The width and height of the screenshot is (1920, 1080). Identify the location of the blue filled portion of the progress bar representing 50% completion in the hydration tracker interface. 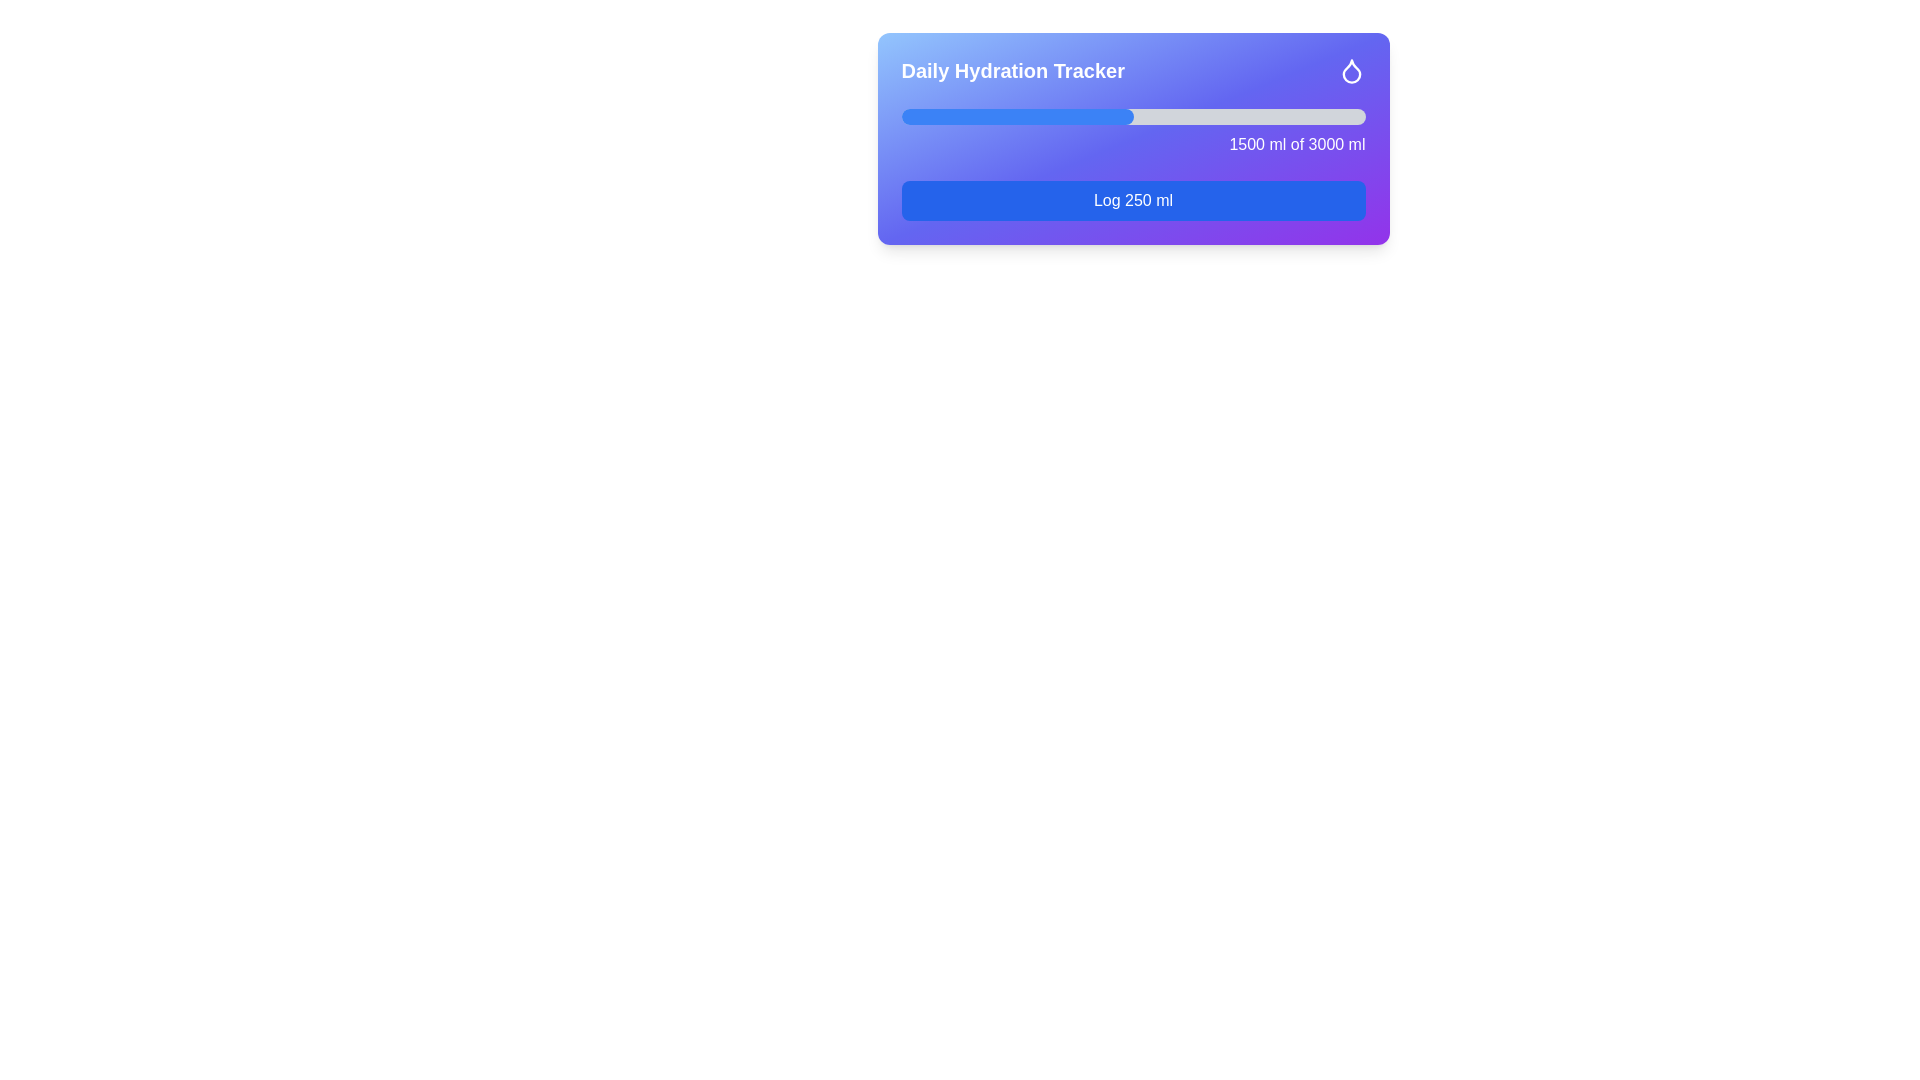
(1017, 116).